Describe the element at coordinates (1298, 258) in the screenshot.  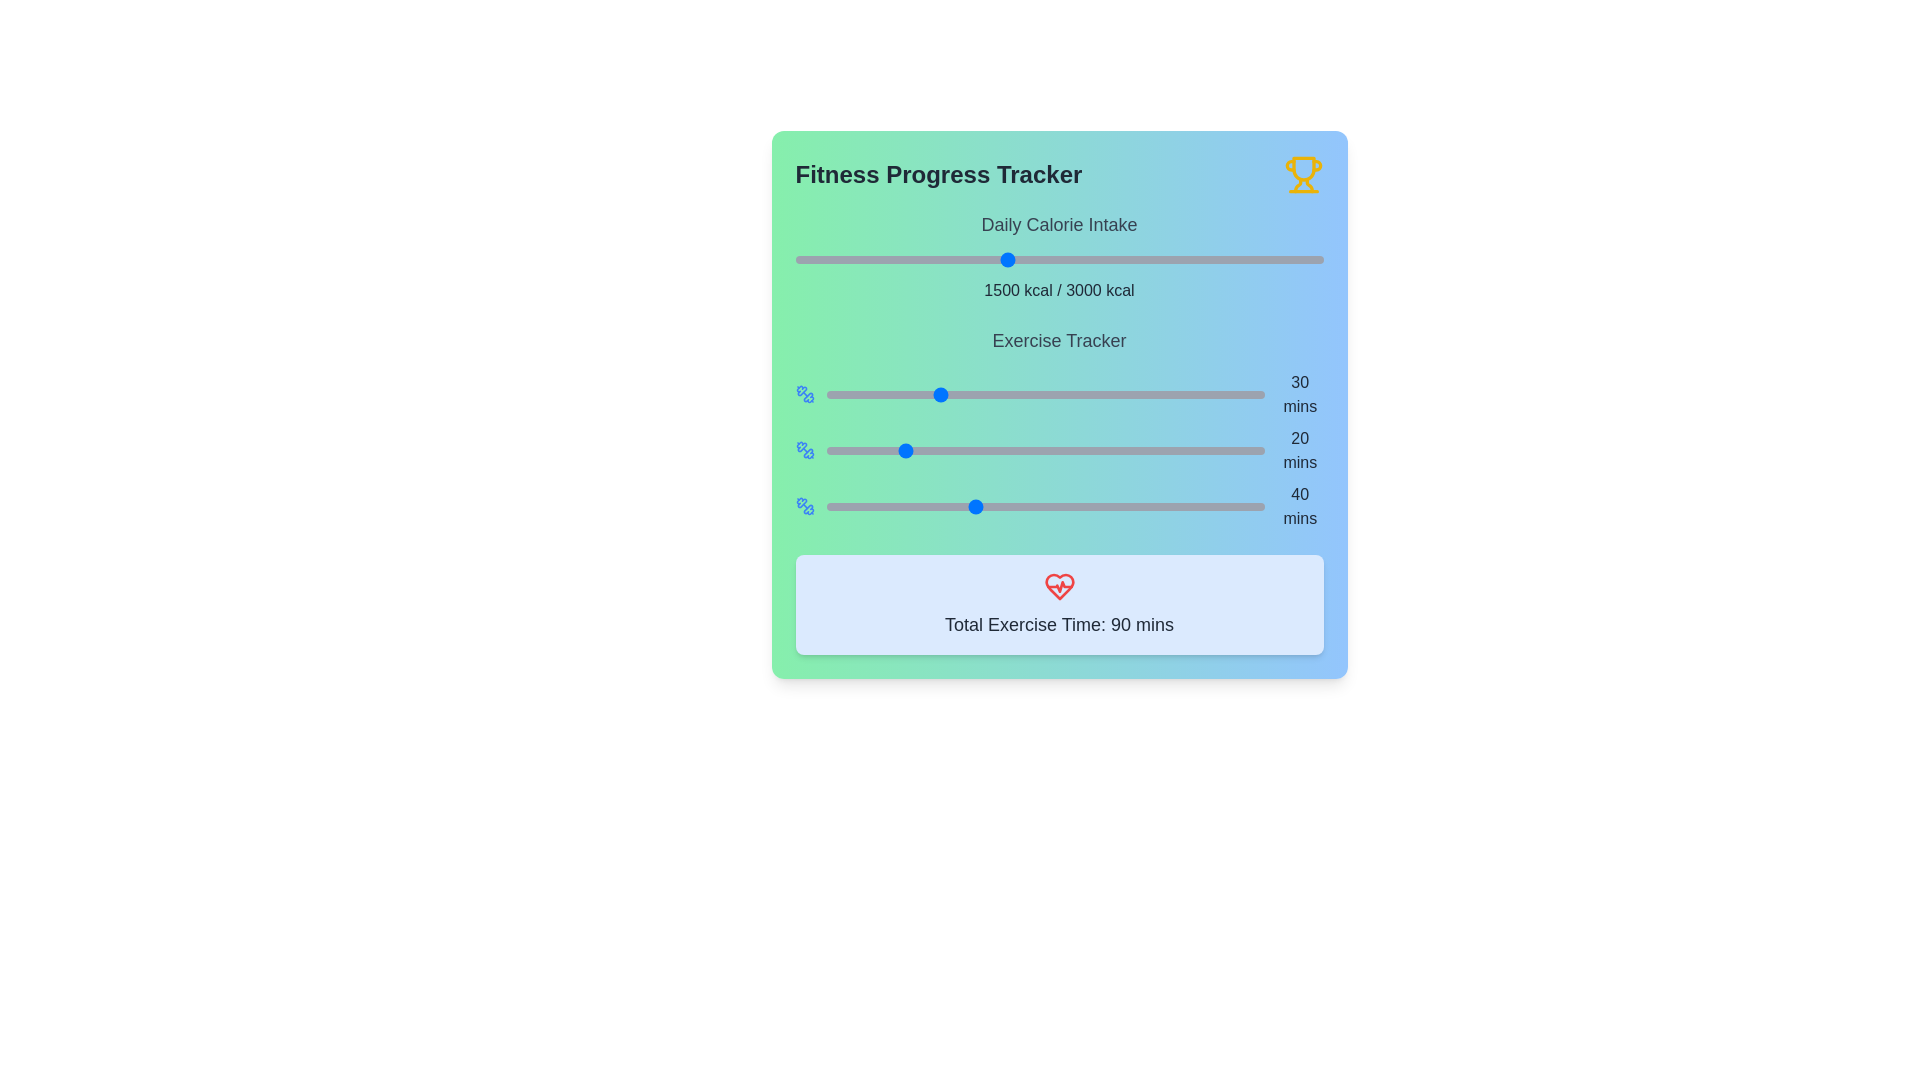
I see `calorie intake` at that location.